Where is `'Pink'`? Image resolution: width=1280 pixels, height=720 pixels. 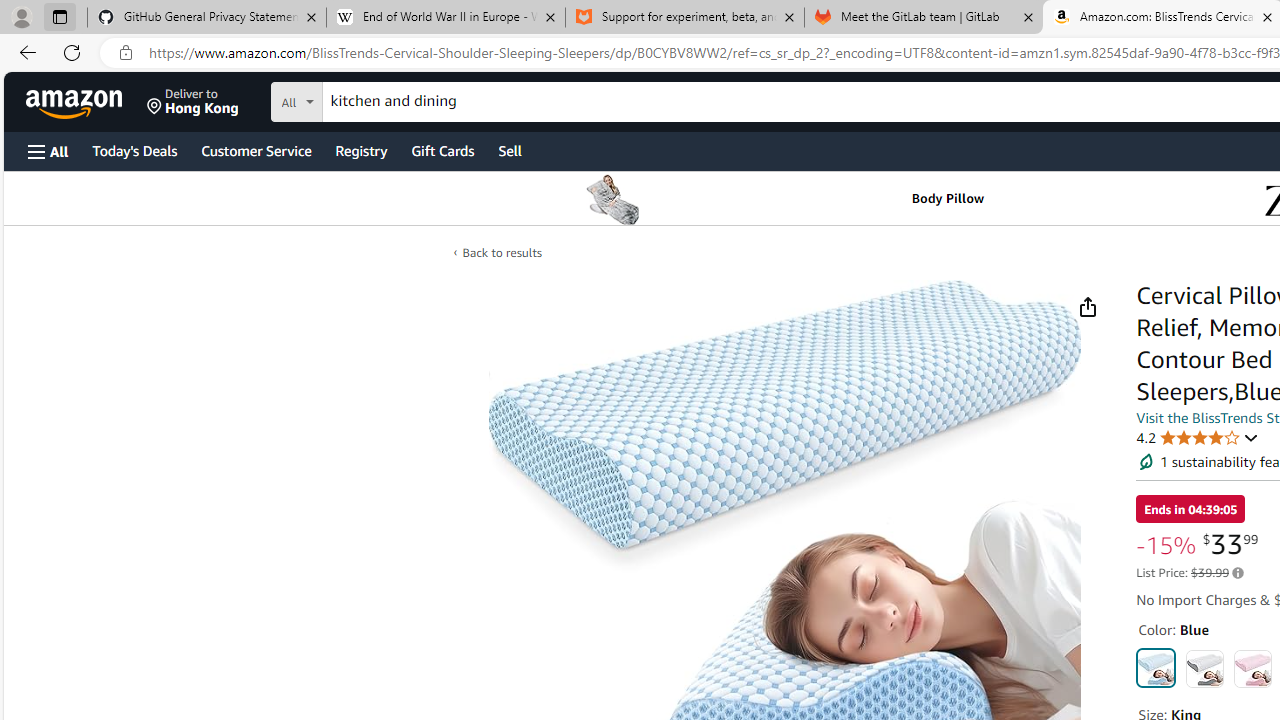 'Pink' is located at coordinates (1251, 668).